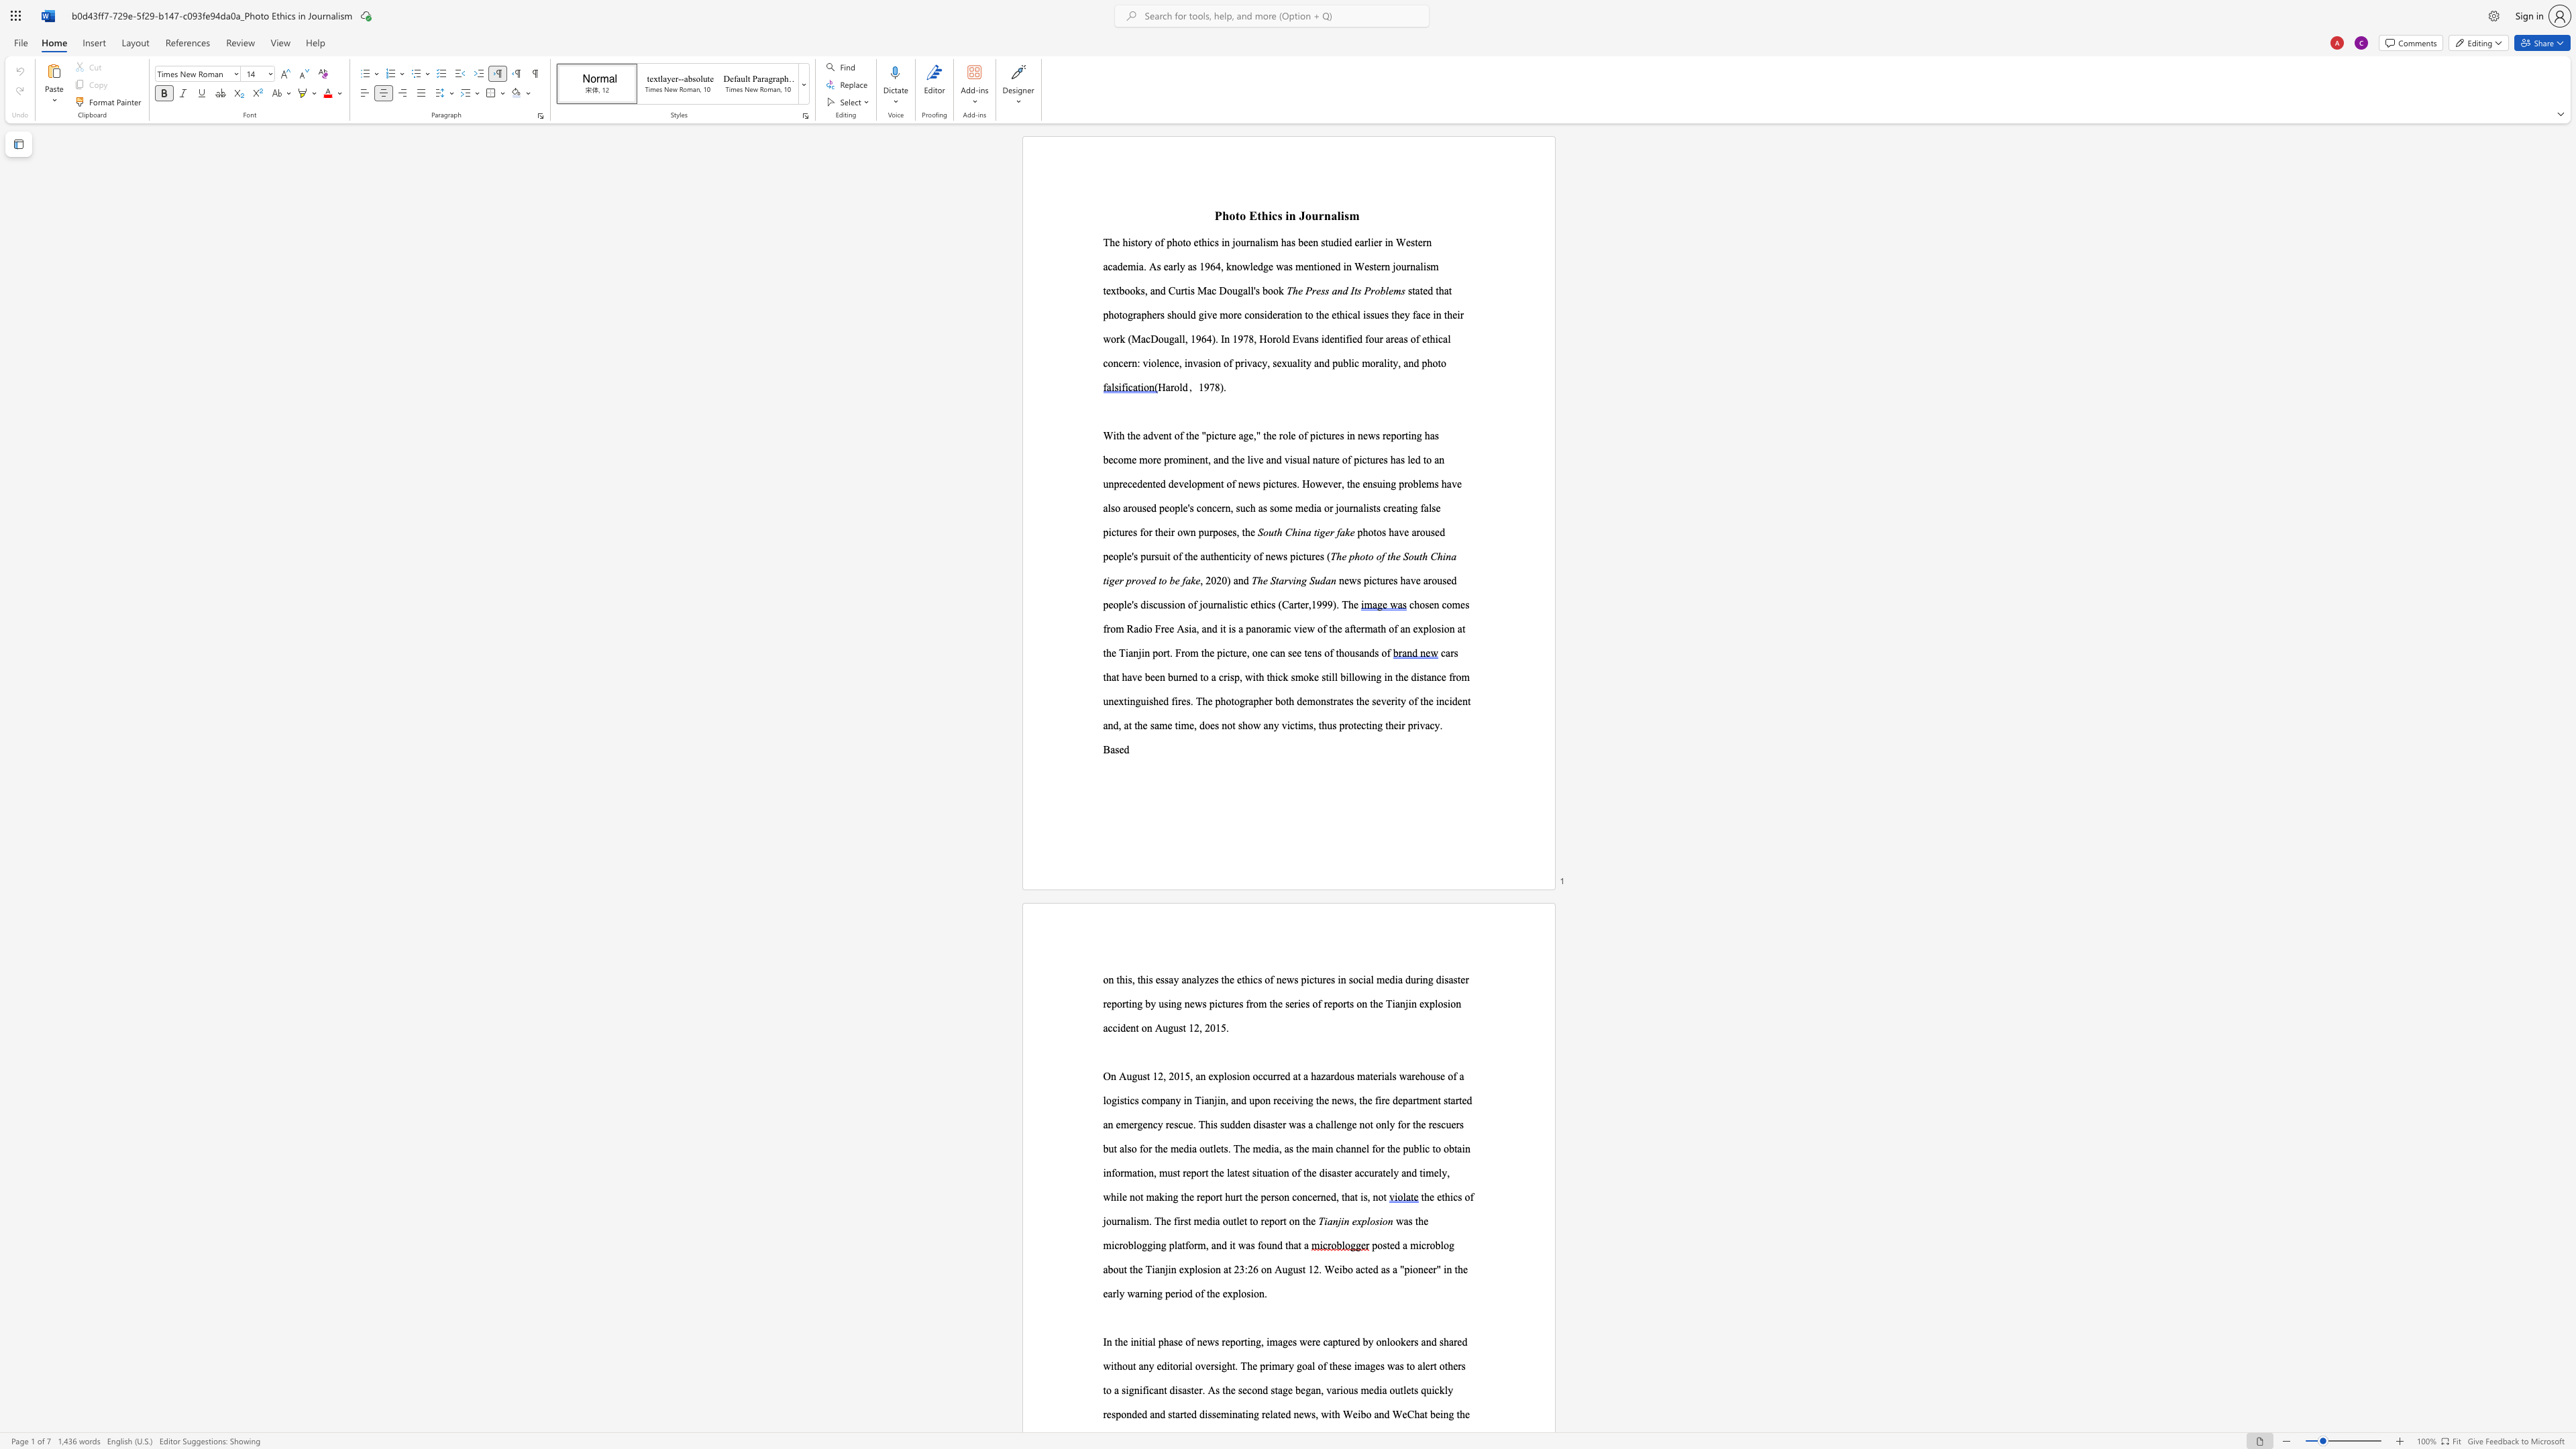  I want to click on the subset text "king the report hurt the person concerned, t" within the text ", while not making the report hurt the person concerned, that is, not", so click(1159, 1195).